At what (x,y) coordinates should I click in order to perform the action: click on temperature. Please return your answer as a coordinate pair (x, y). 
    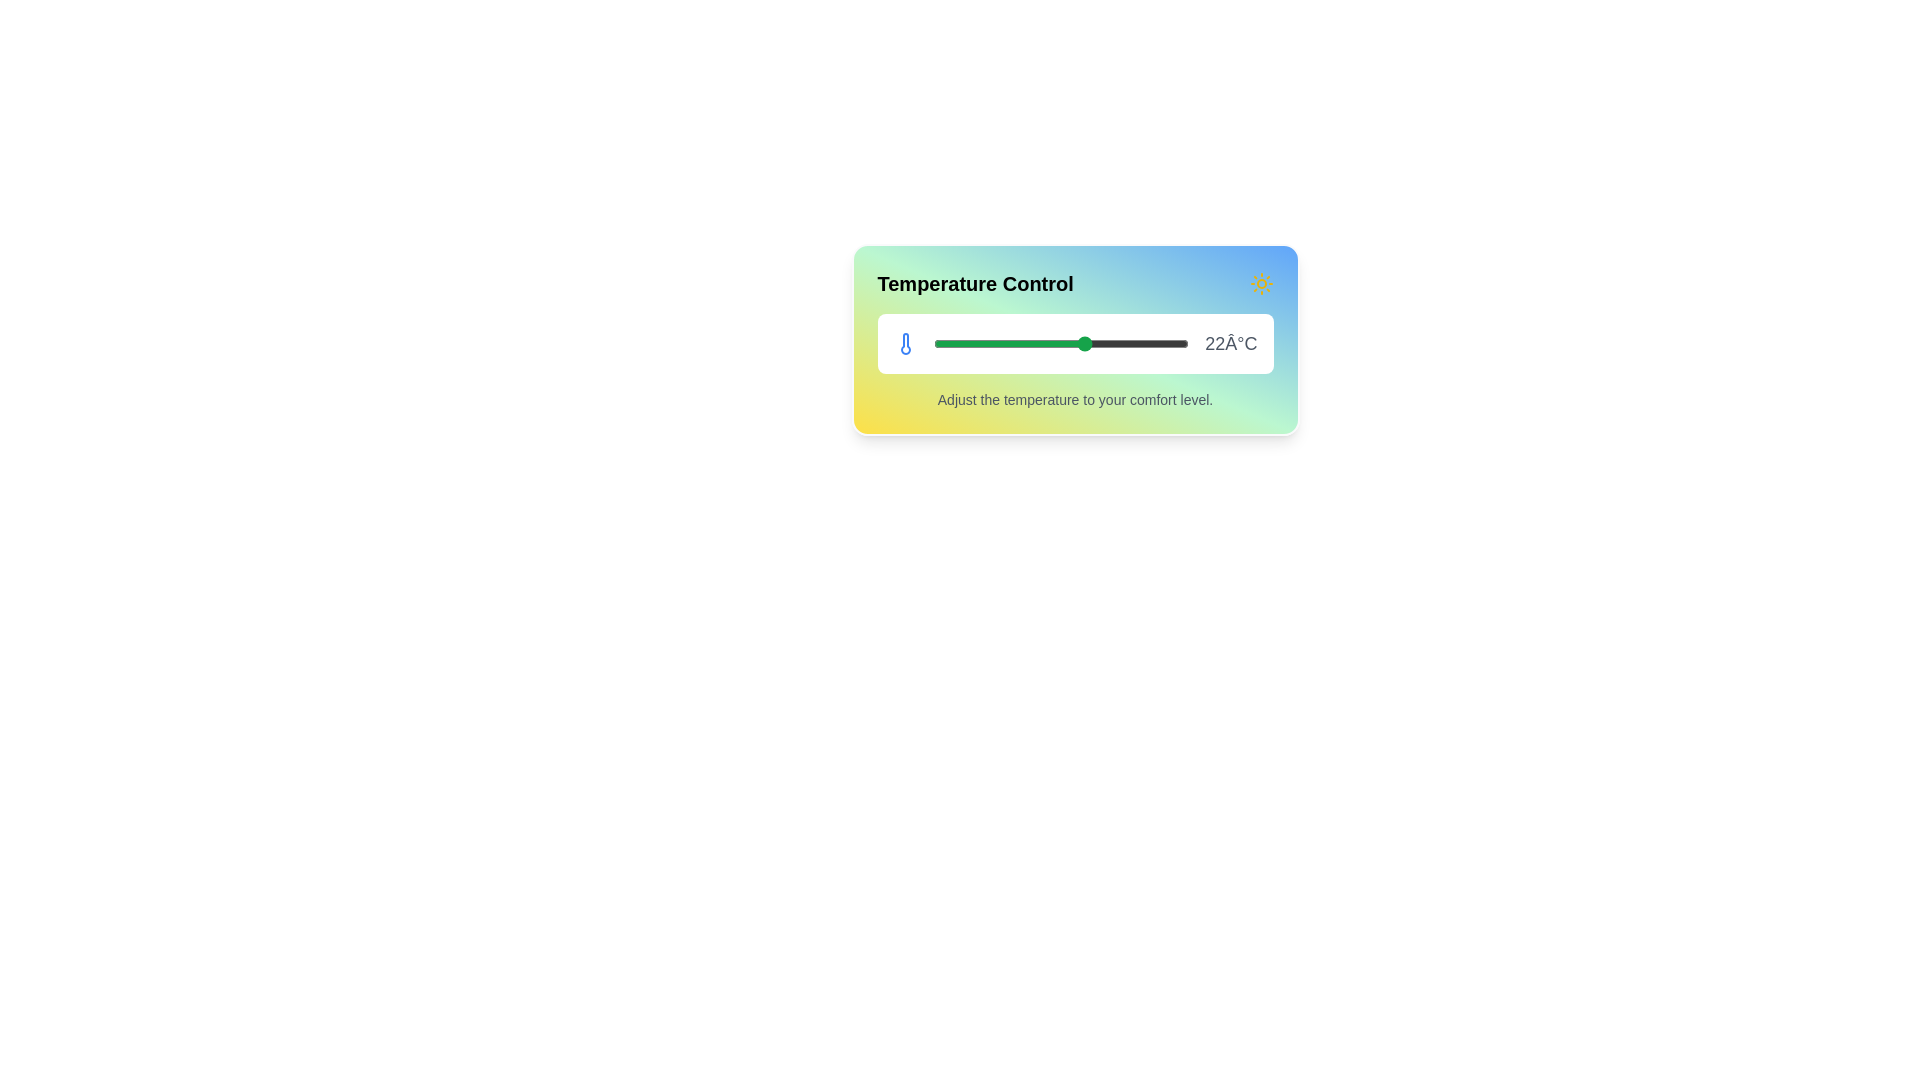
    Looking at the image, I should click on (984, 342).